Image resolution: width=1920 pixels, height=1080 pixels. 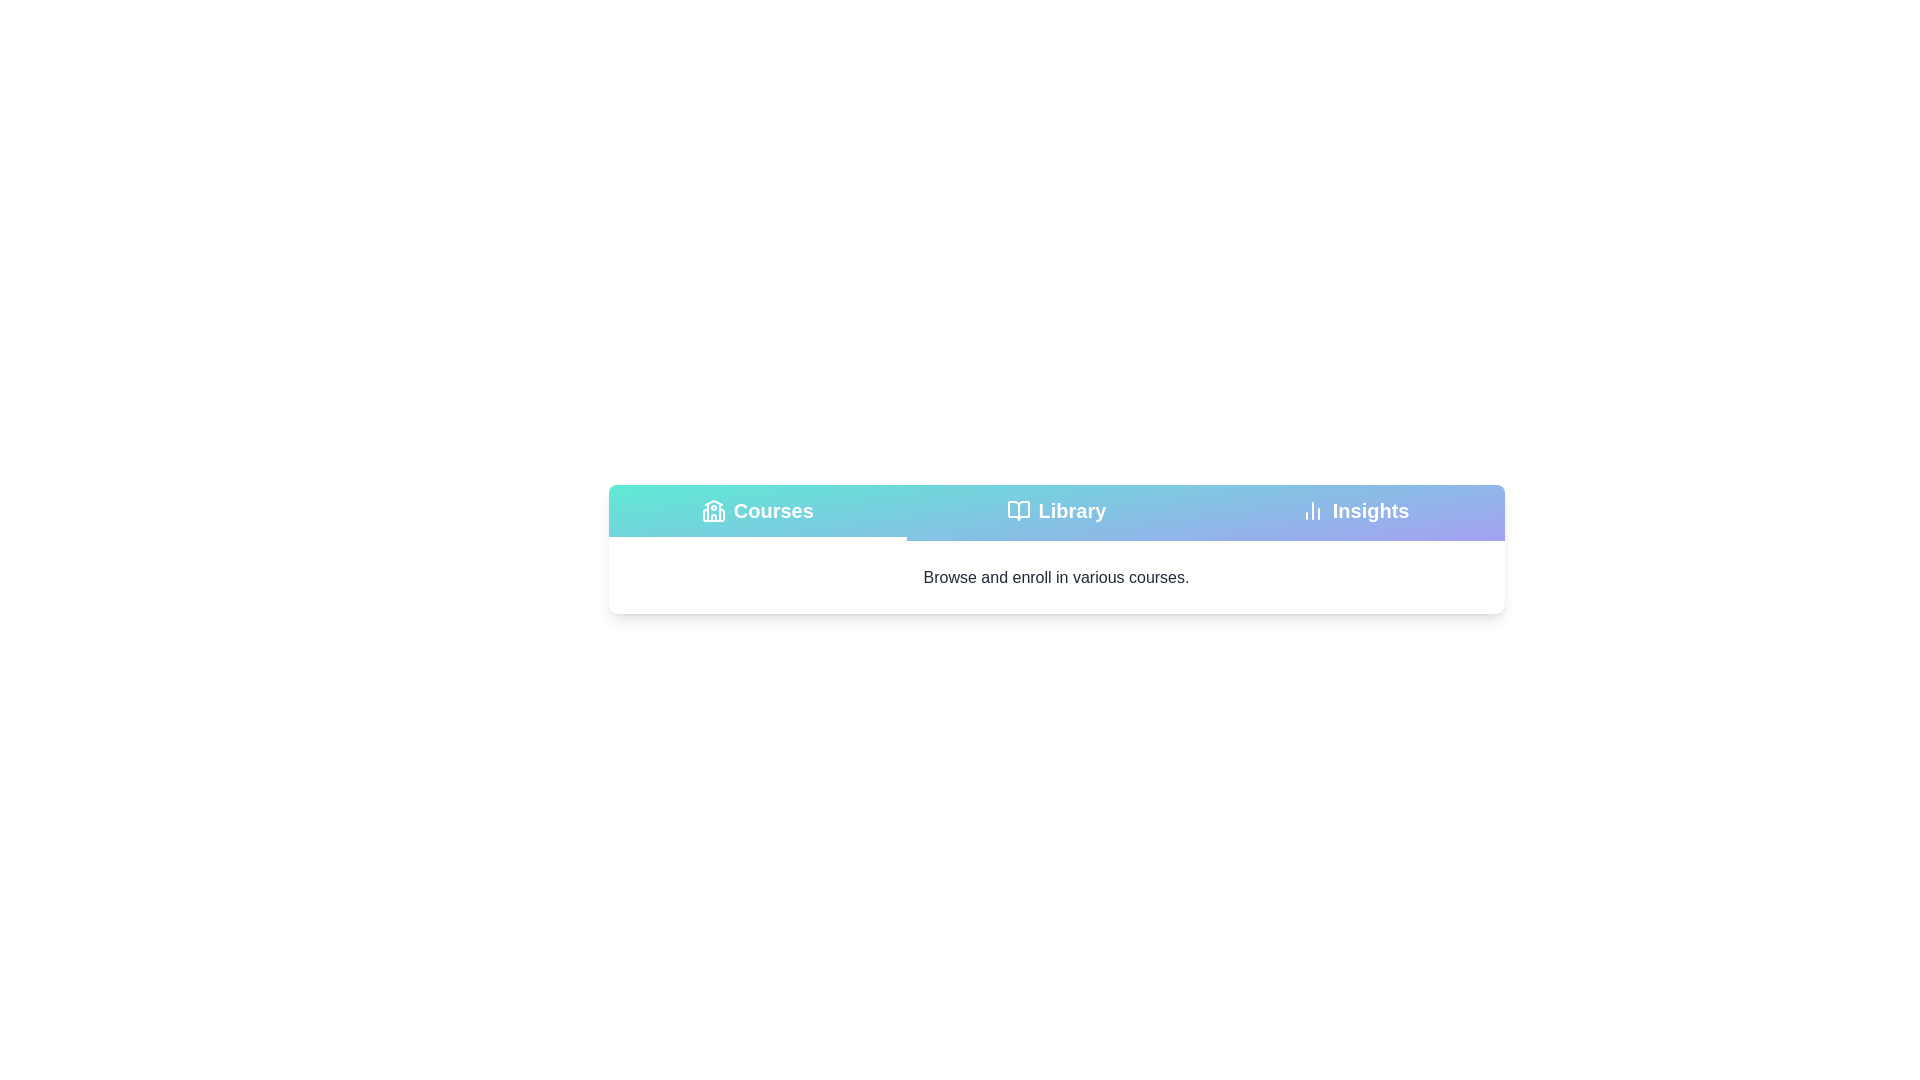 I want to click on the tab labeled Insights to view its associated content, so click(x=1355, y=512).